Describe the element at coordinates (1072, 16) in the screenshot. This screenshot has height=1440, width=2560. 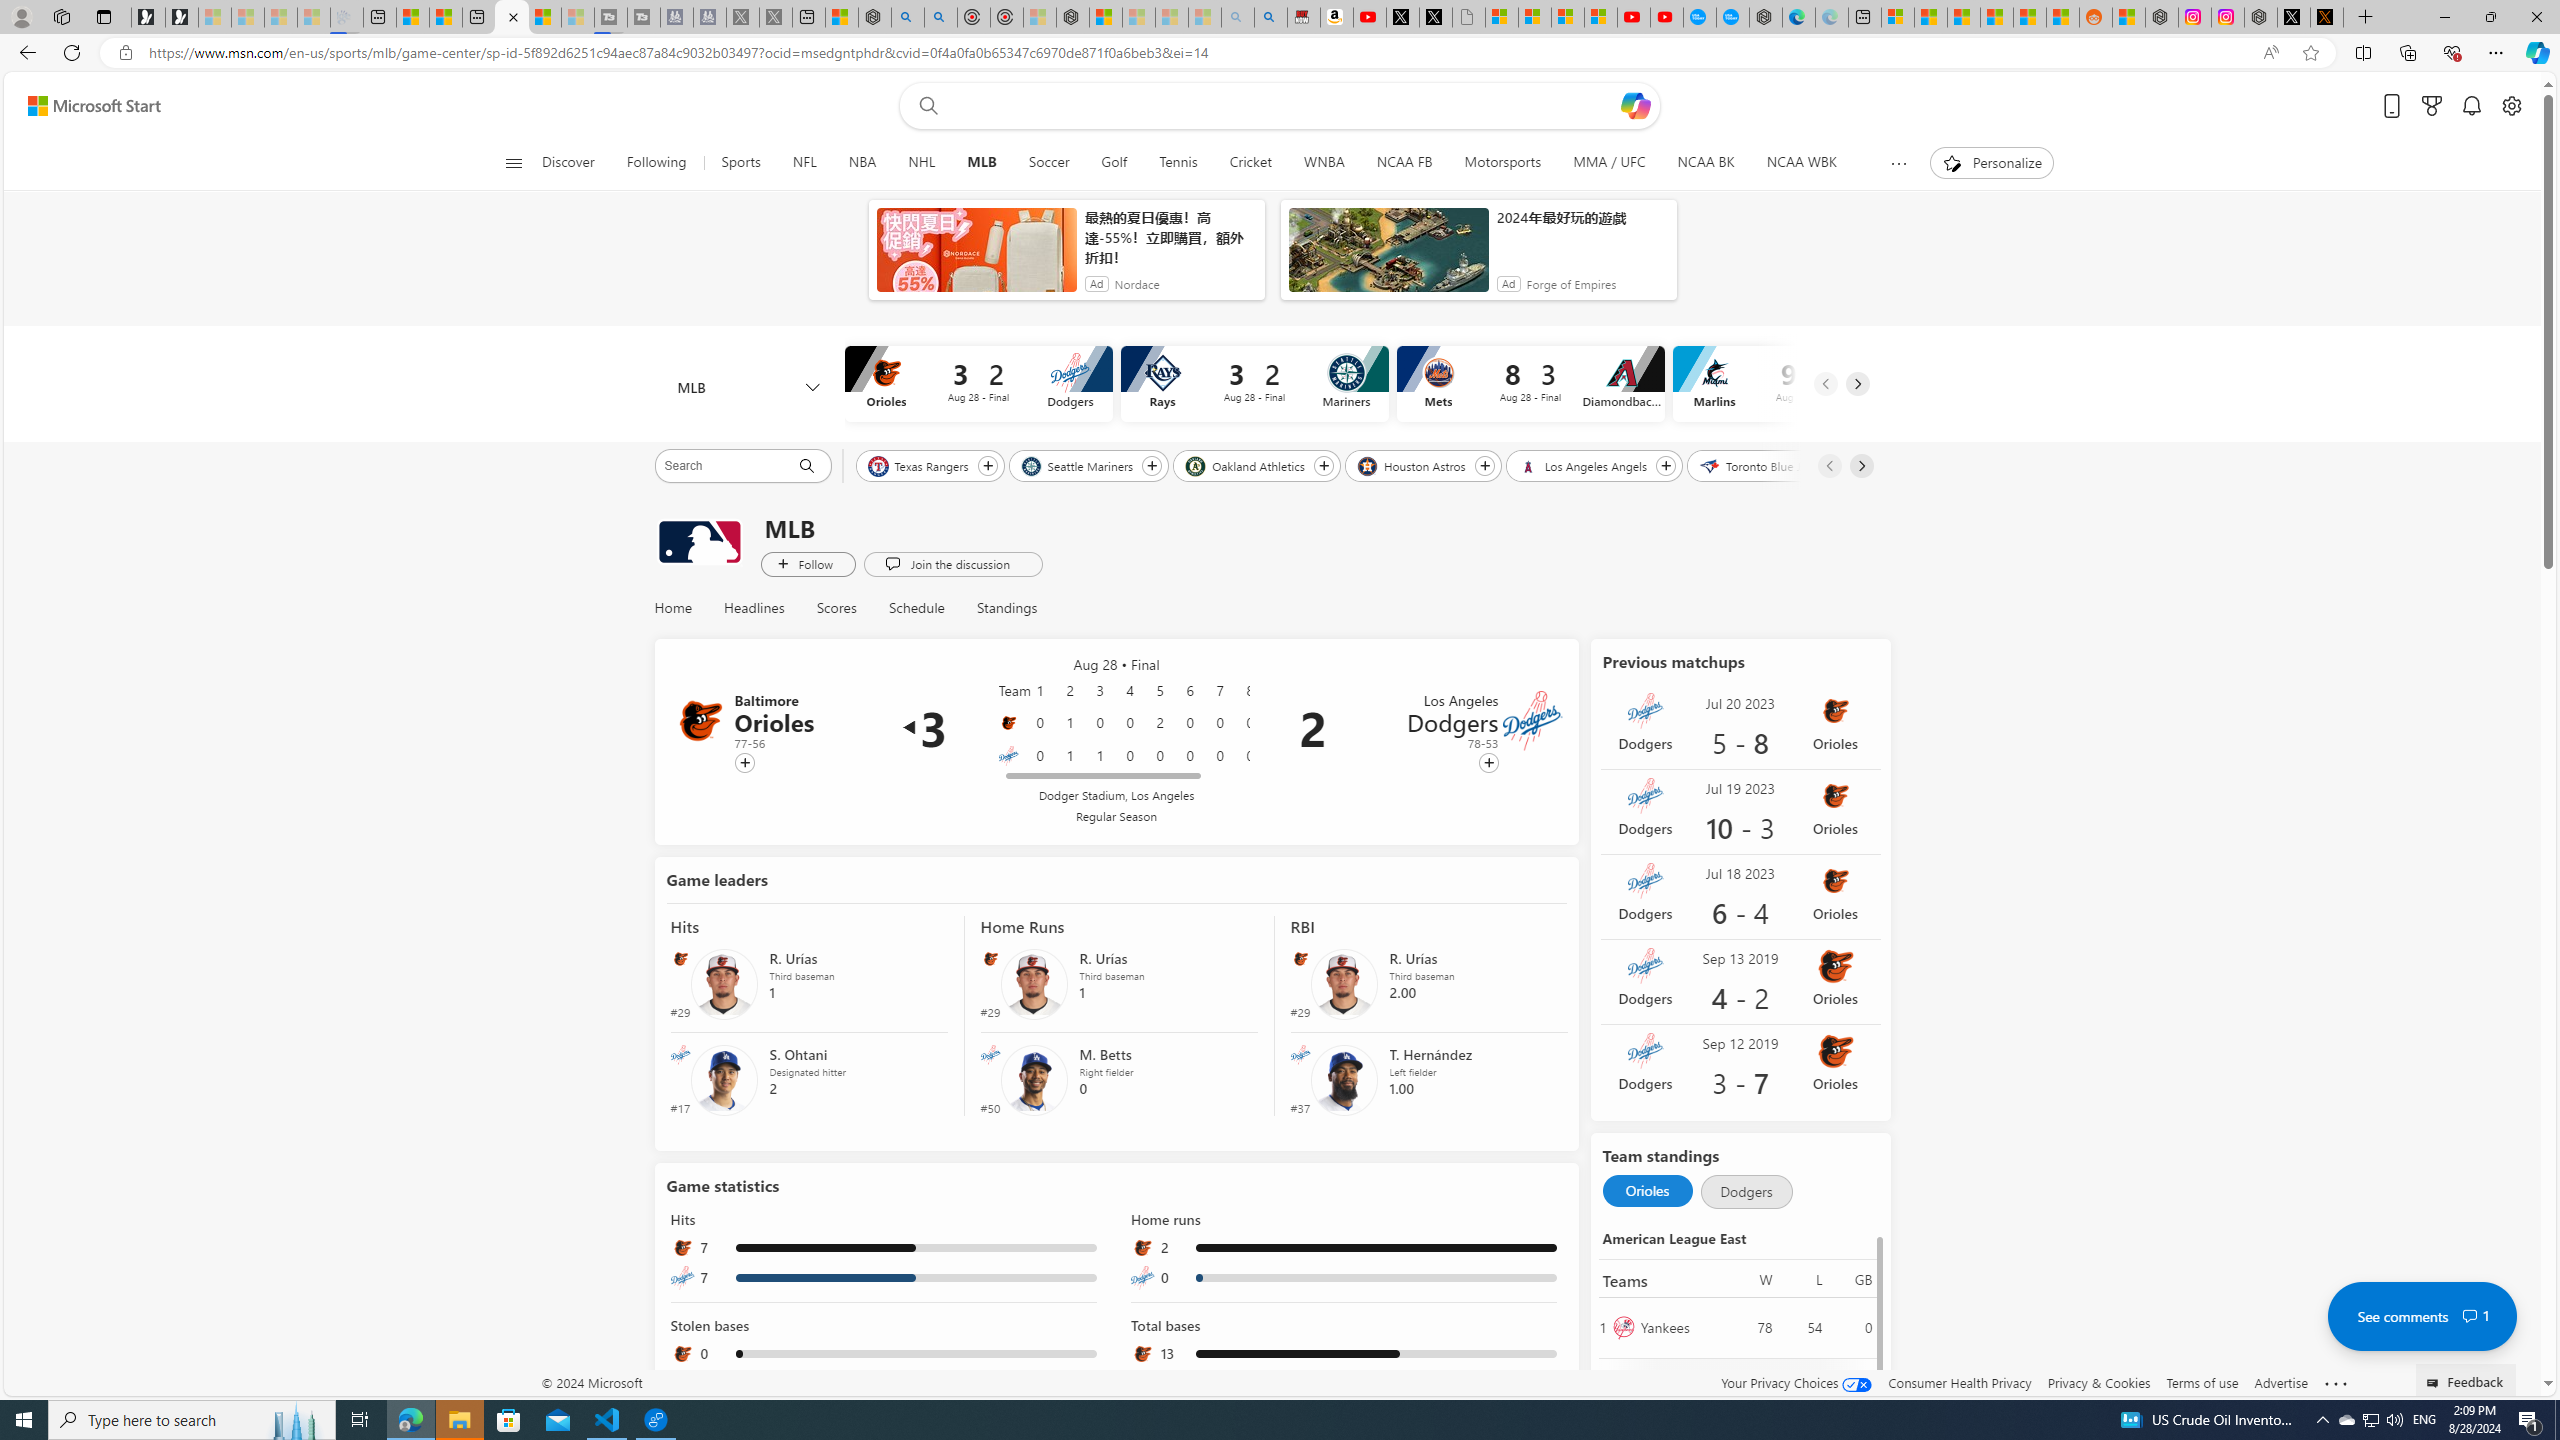
I see `'Nordace - Nordace Siena Is Not An Ordinary Backpack'` at that location.